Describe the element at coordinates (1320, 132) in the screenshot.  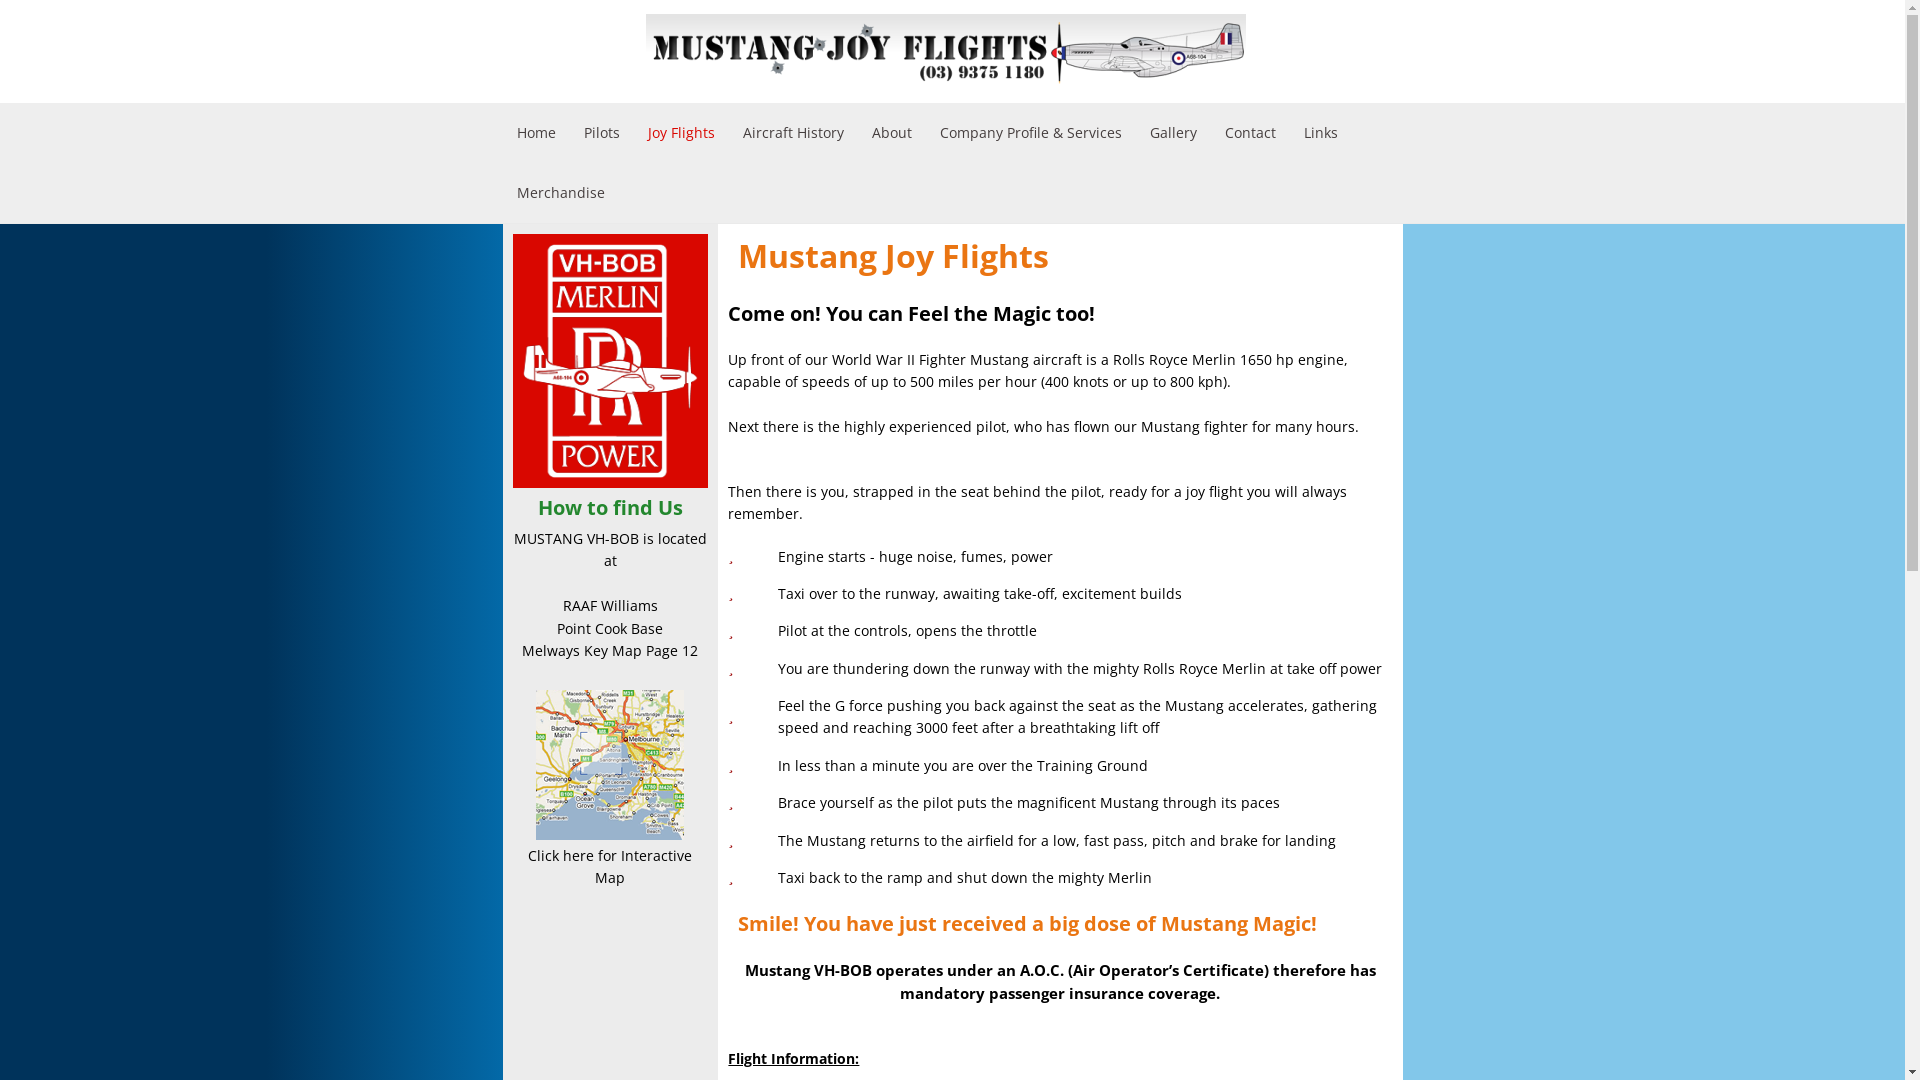
I see `'Links'` at that location.